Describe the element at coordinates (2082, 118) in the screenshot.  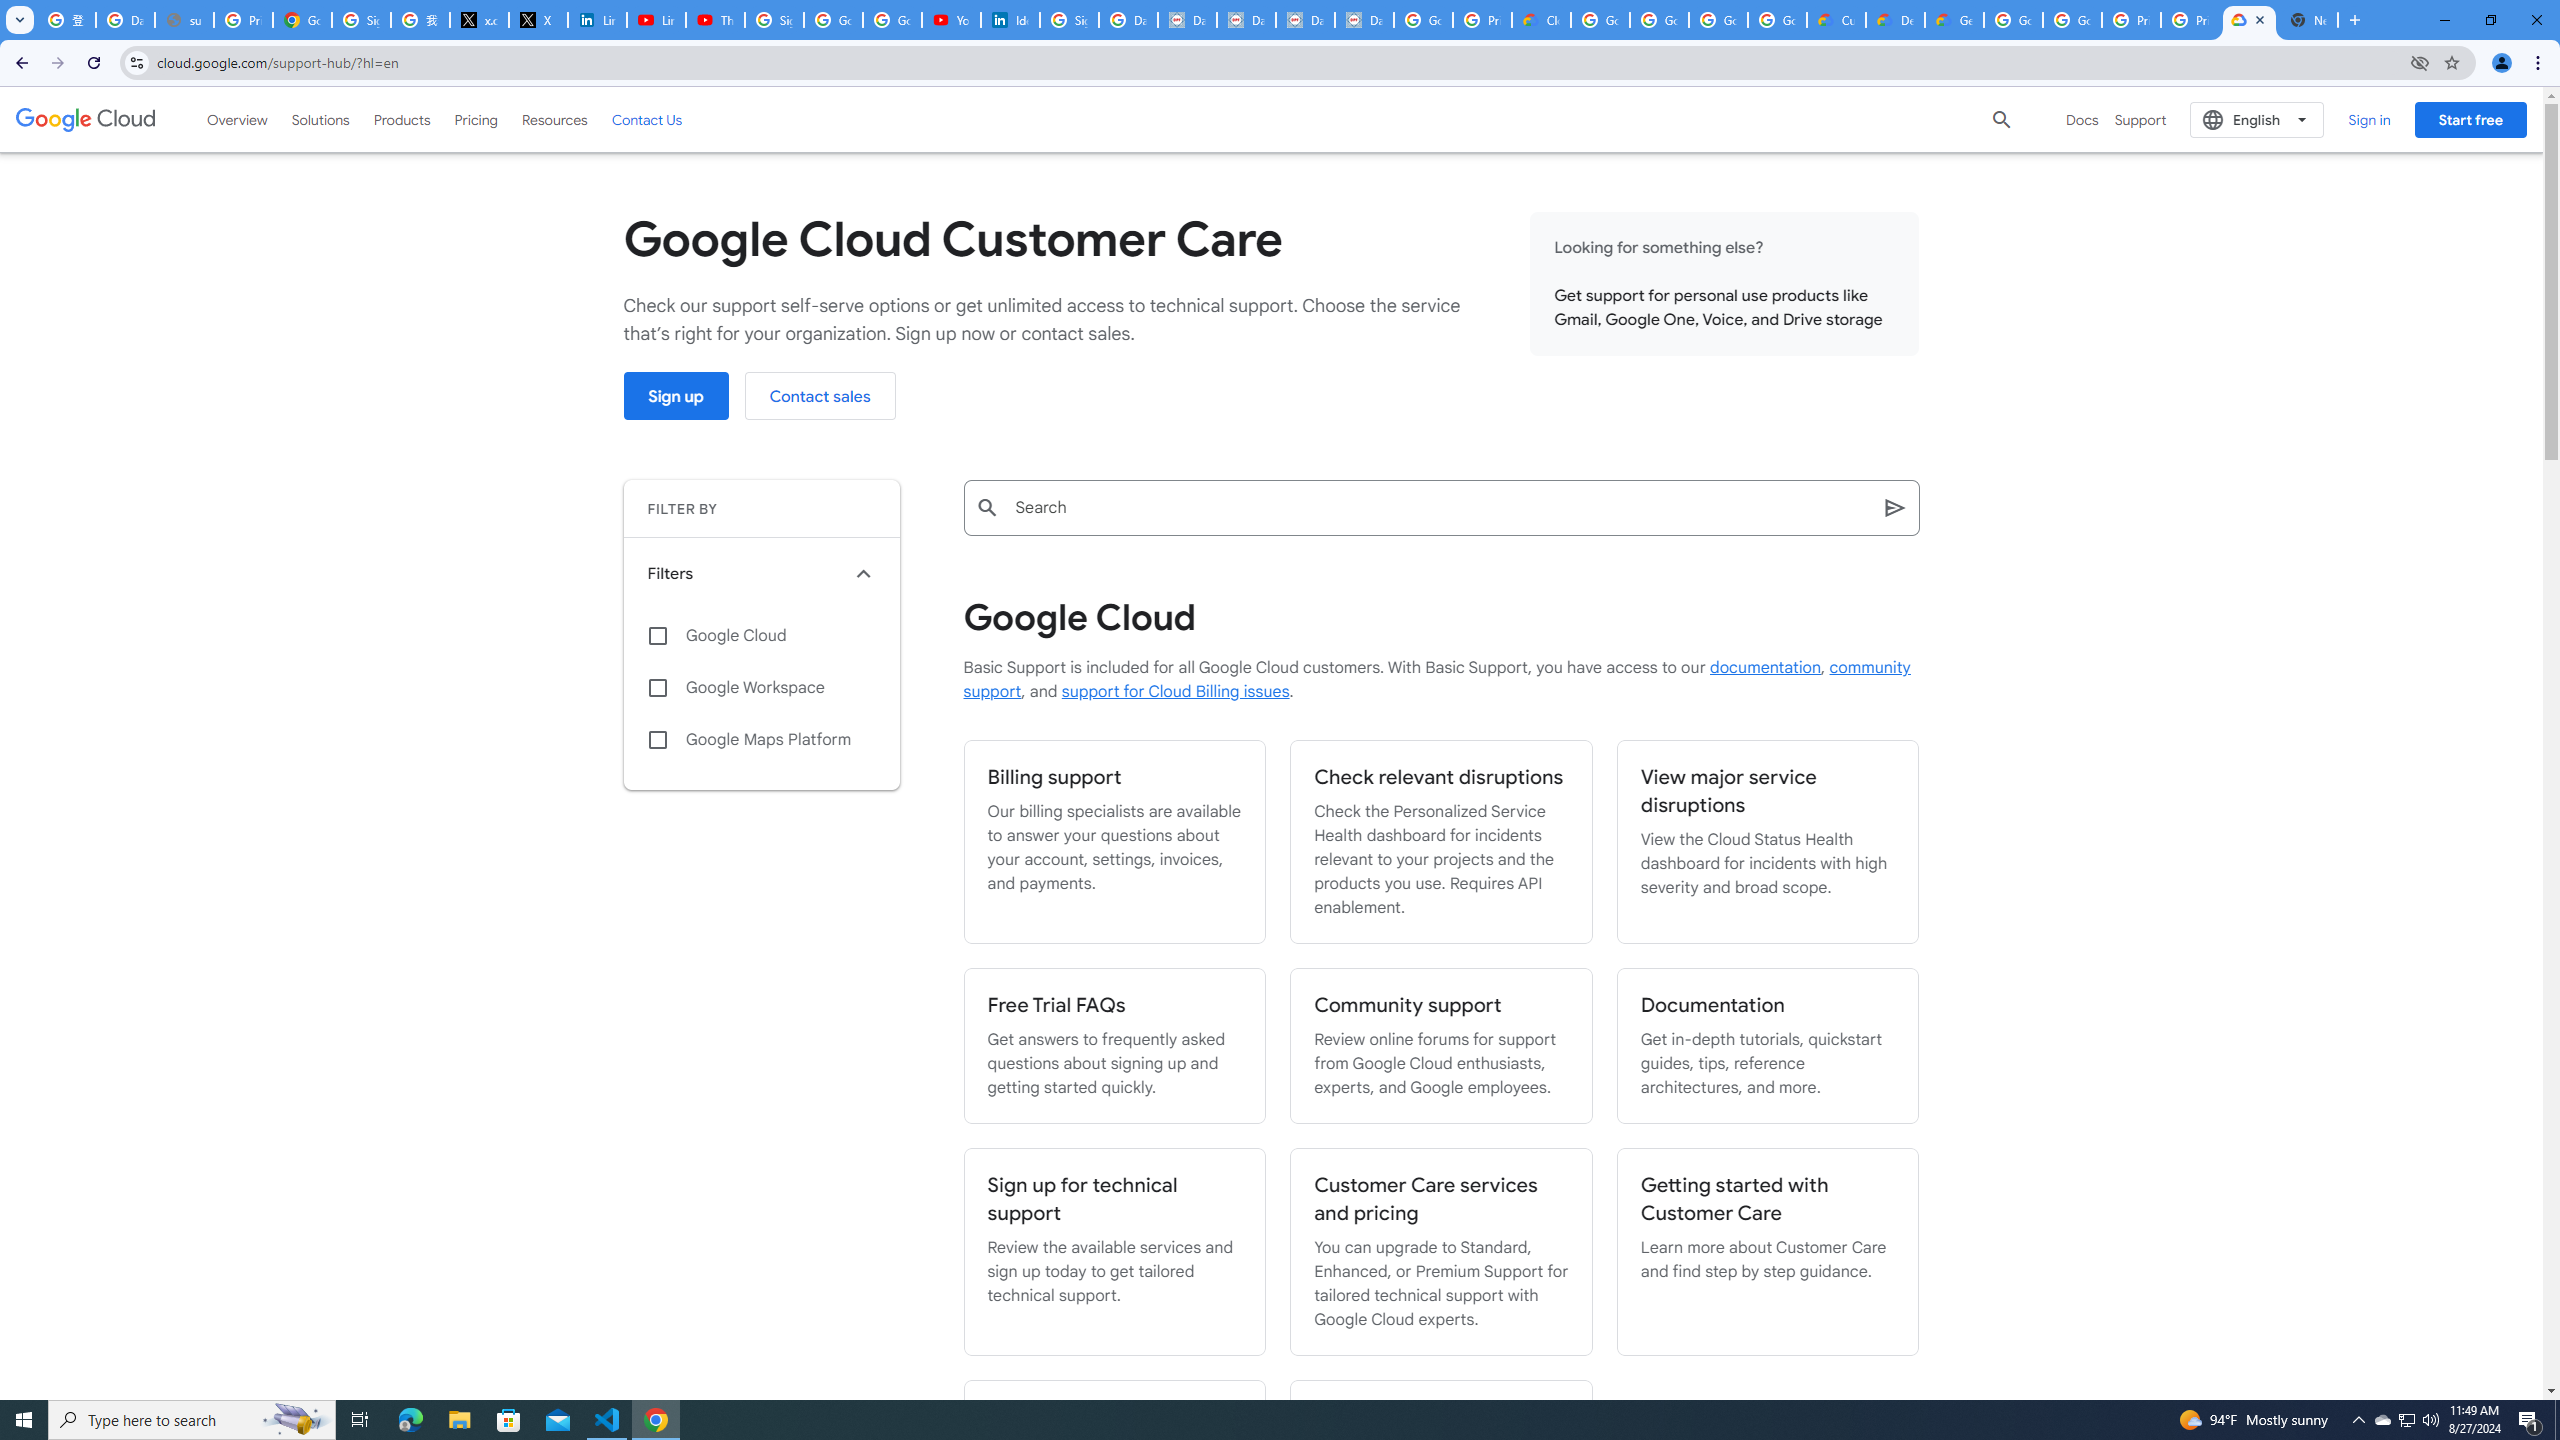
I see `'Docs'` at that location.